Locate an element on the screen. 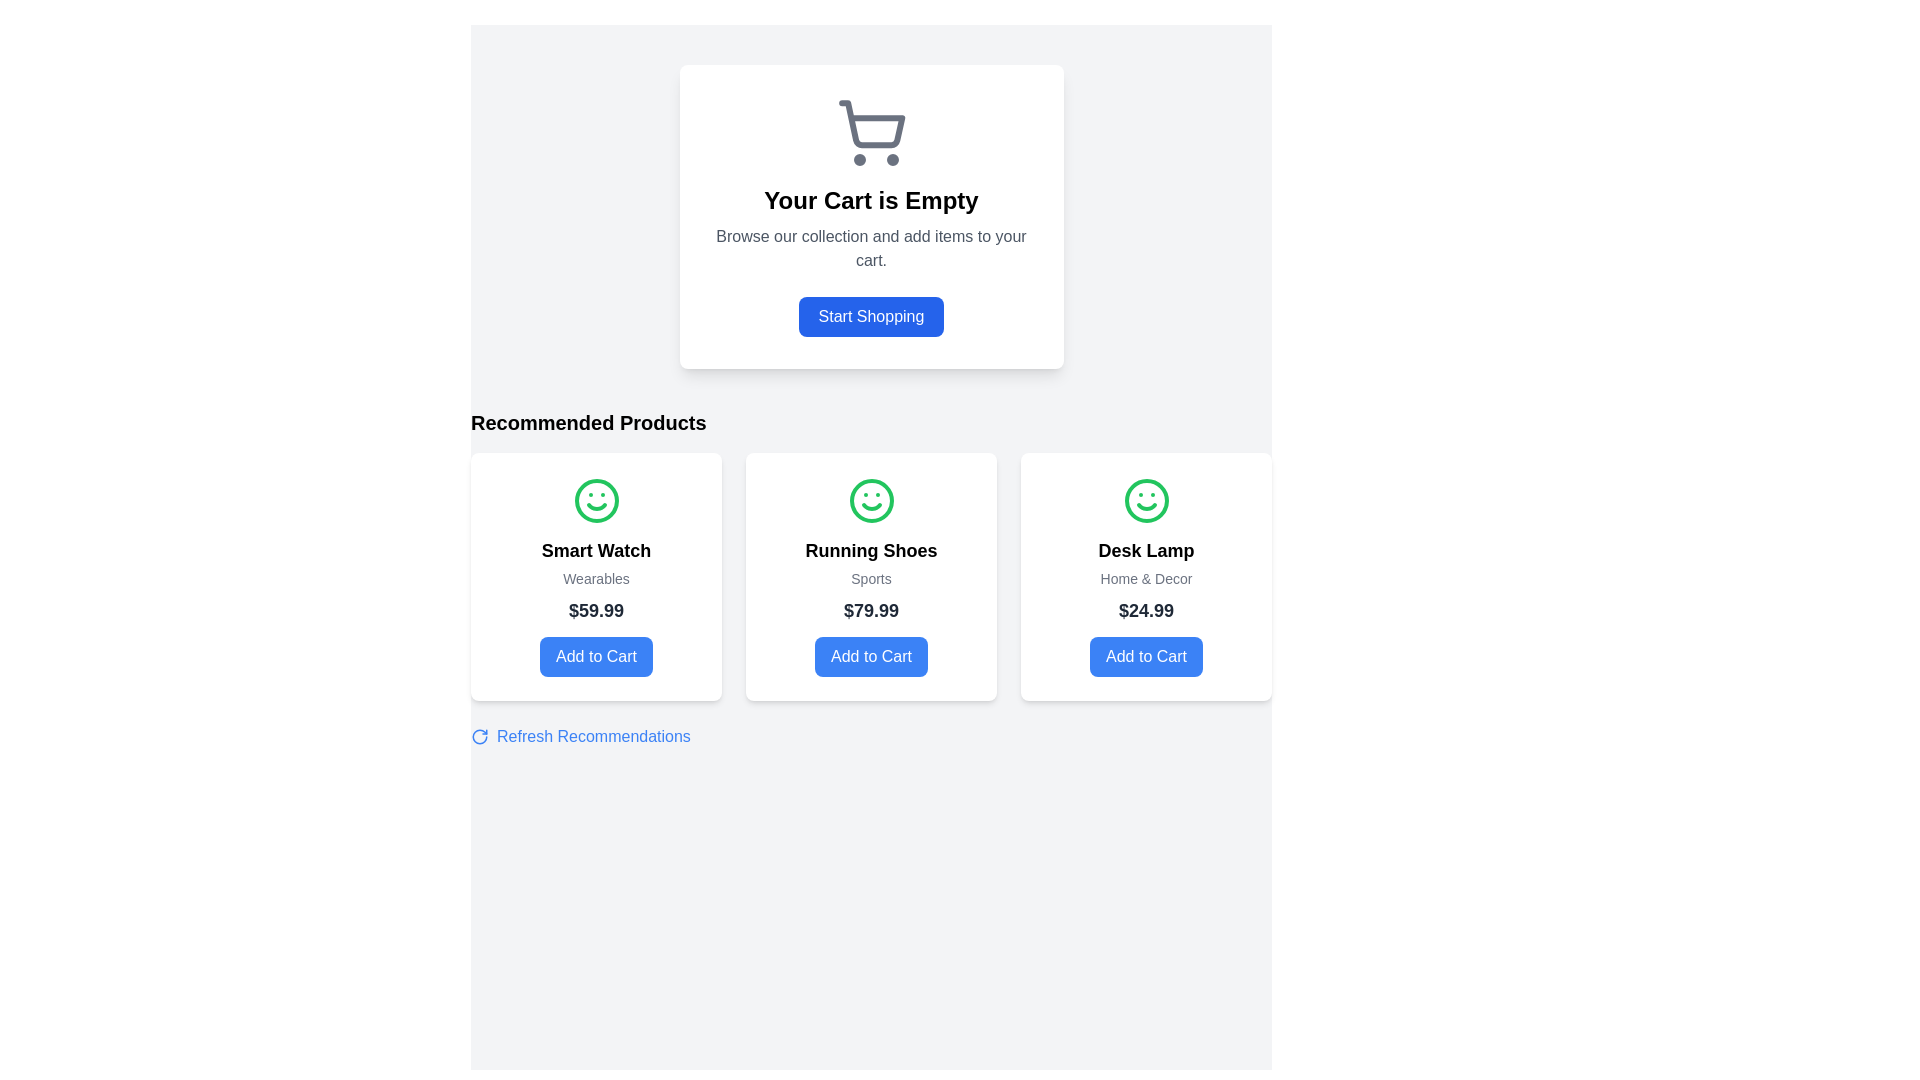 This screenshot has height=1080, width=1920. the 'Add to Cart' button on the 'Desk Lamp' item card located in the bottom-right corner under the 'Recommended Products' section is located at coordinates (1146, 577).